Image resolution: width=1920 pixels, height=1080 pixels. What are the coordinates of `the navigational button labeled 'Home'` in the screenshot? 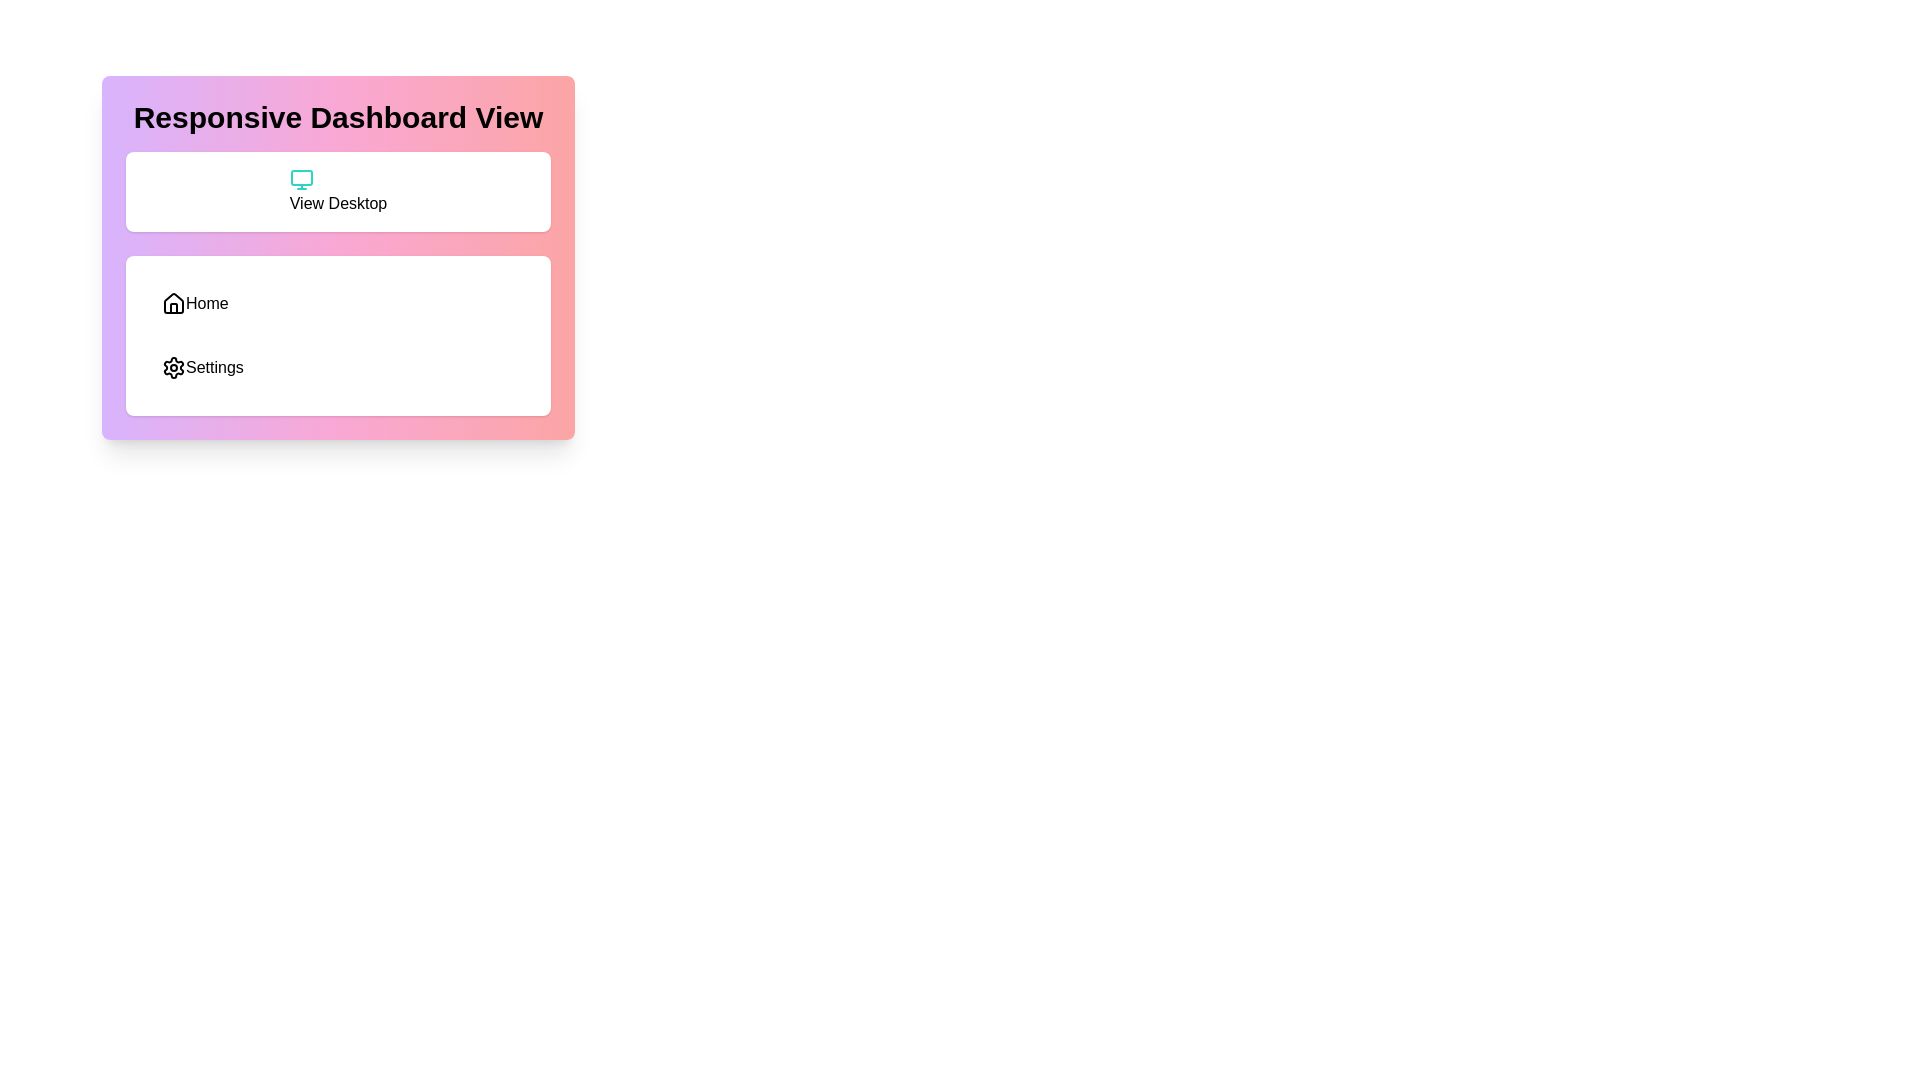 It's located at (195, 304).